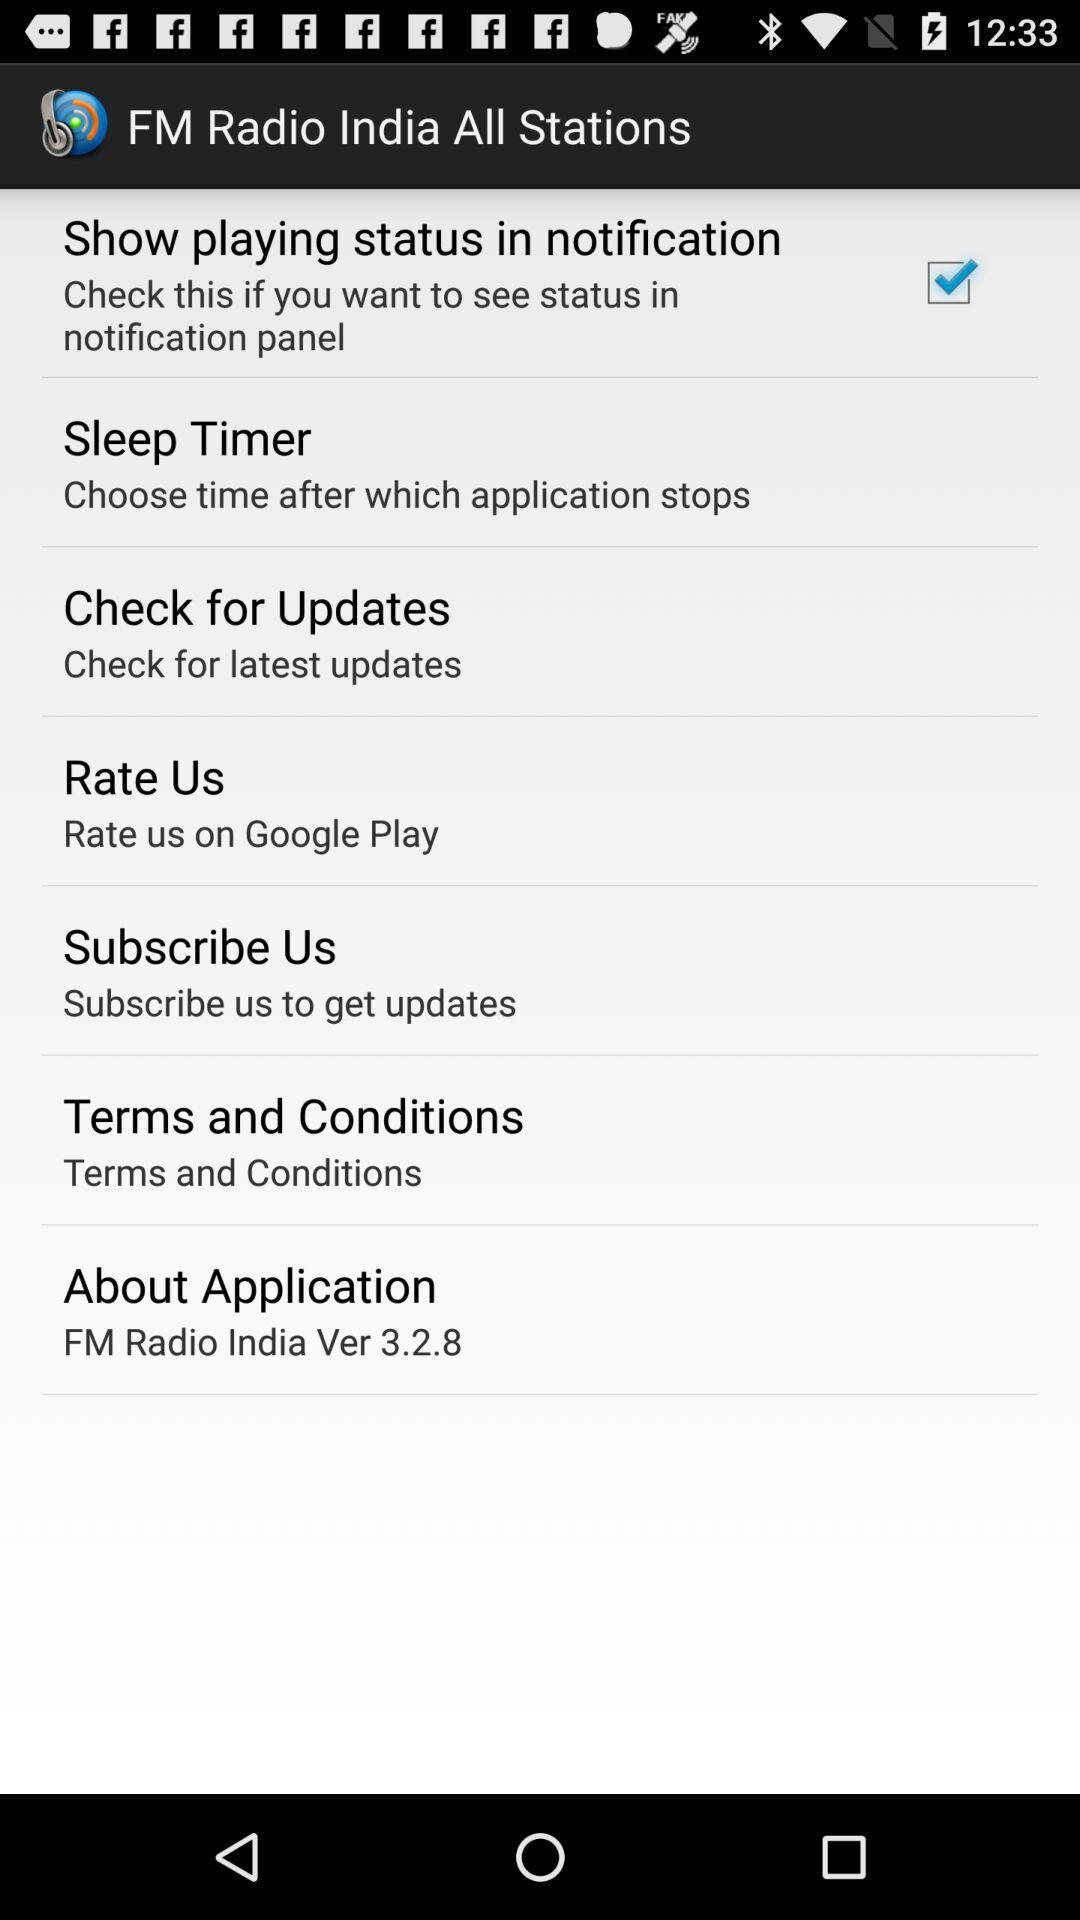 This screenshot has width=1080, height=1920. I want to click on icon above the fm radio india icon, so click(249, 1284).